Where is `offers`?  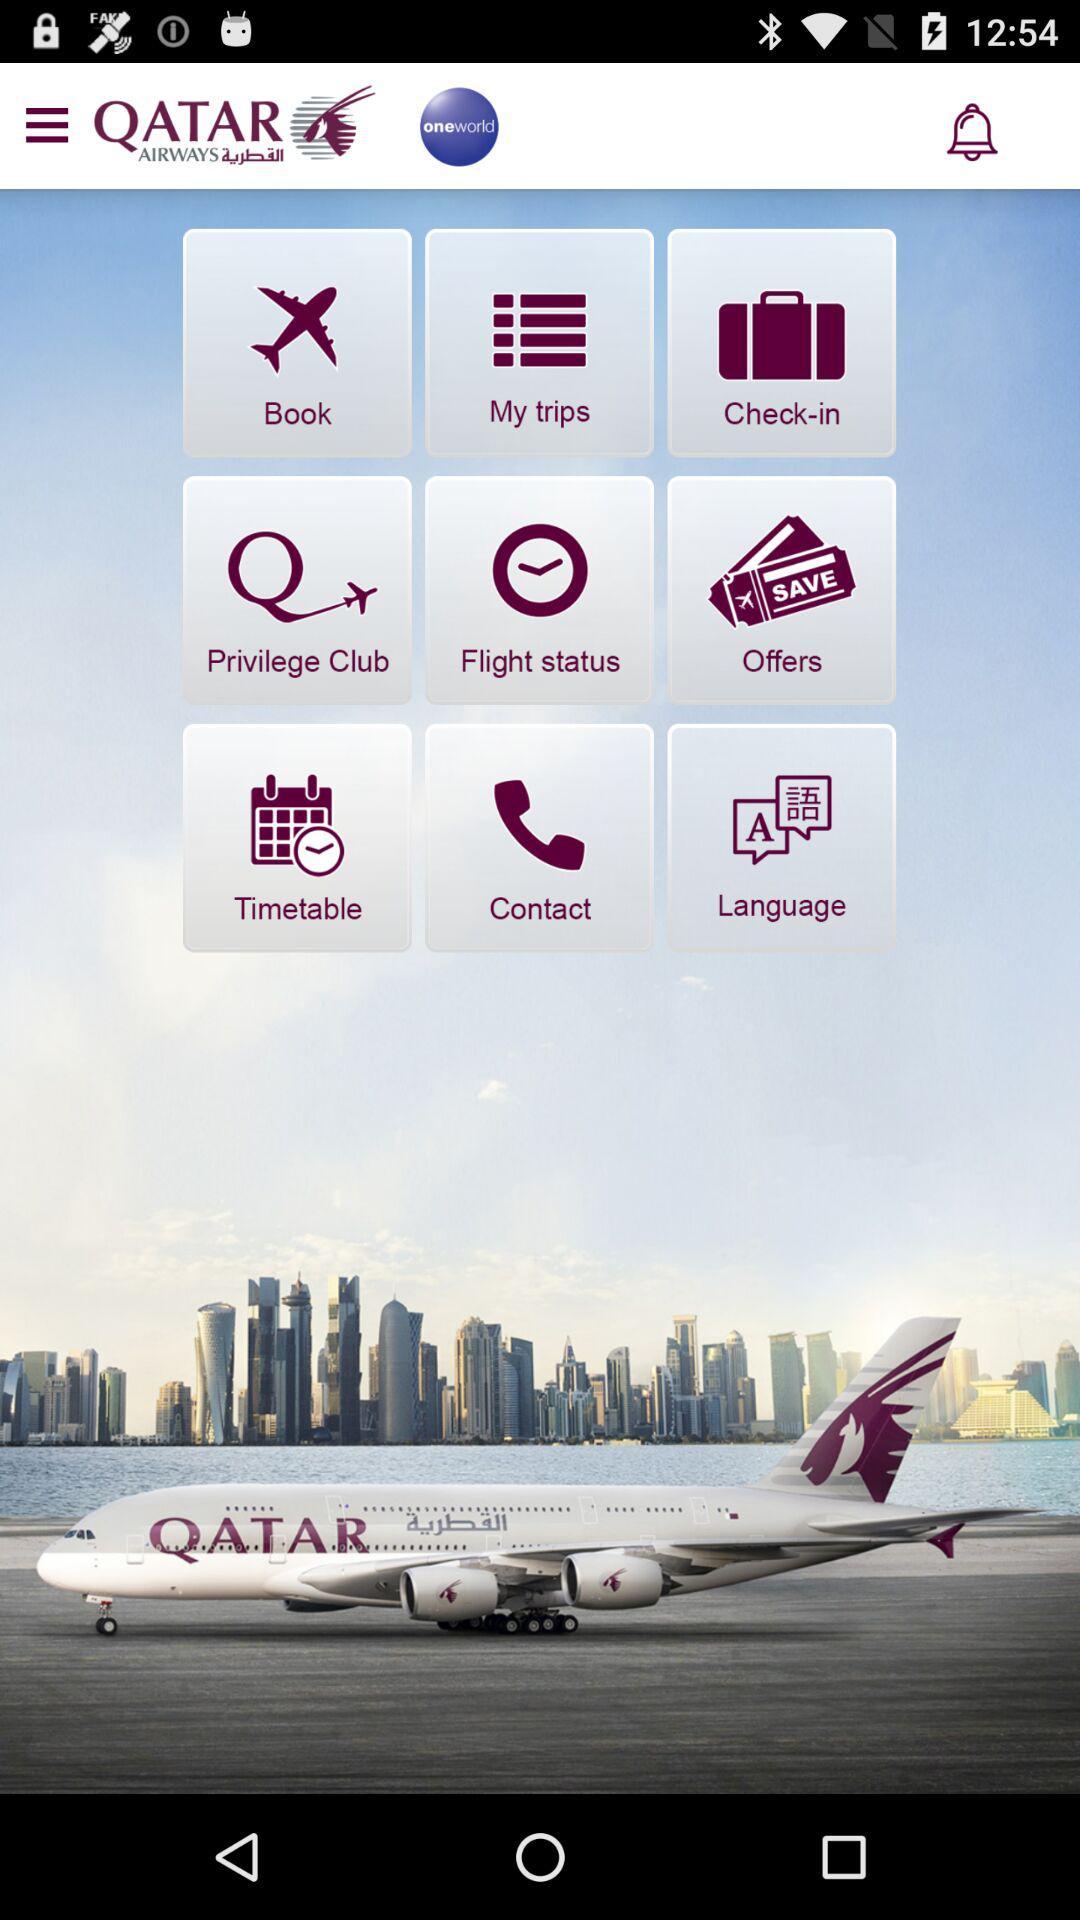
offers is located at coordinates (780, 589).